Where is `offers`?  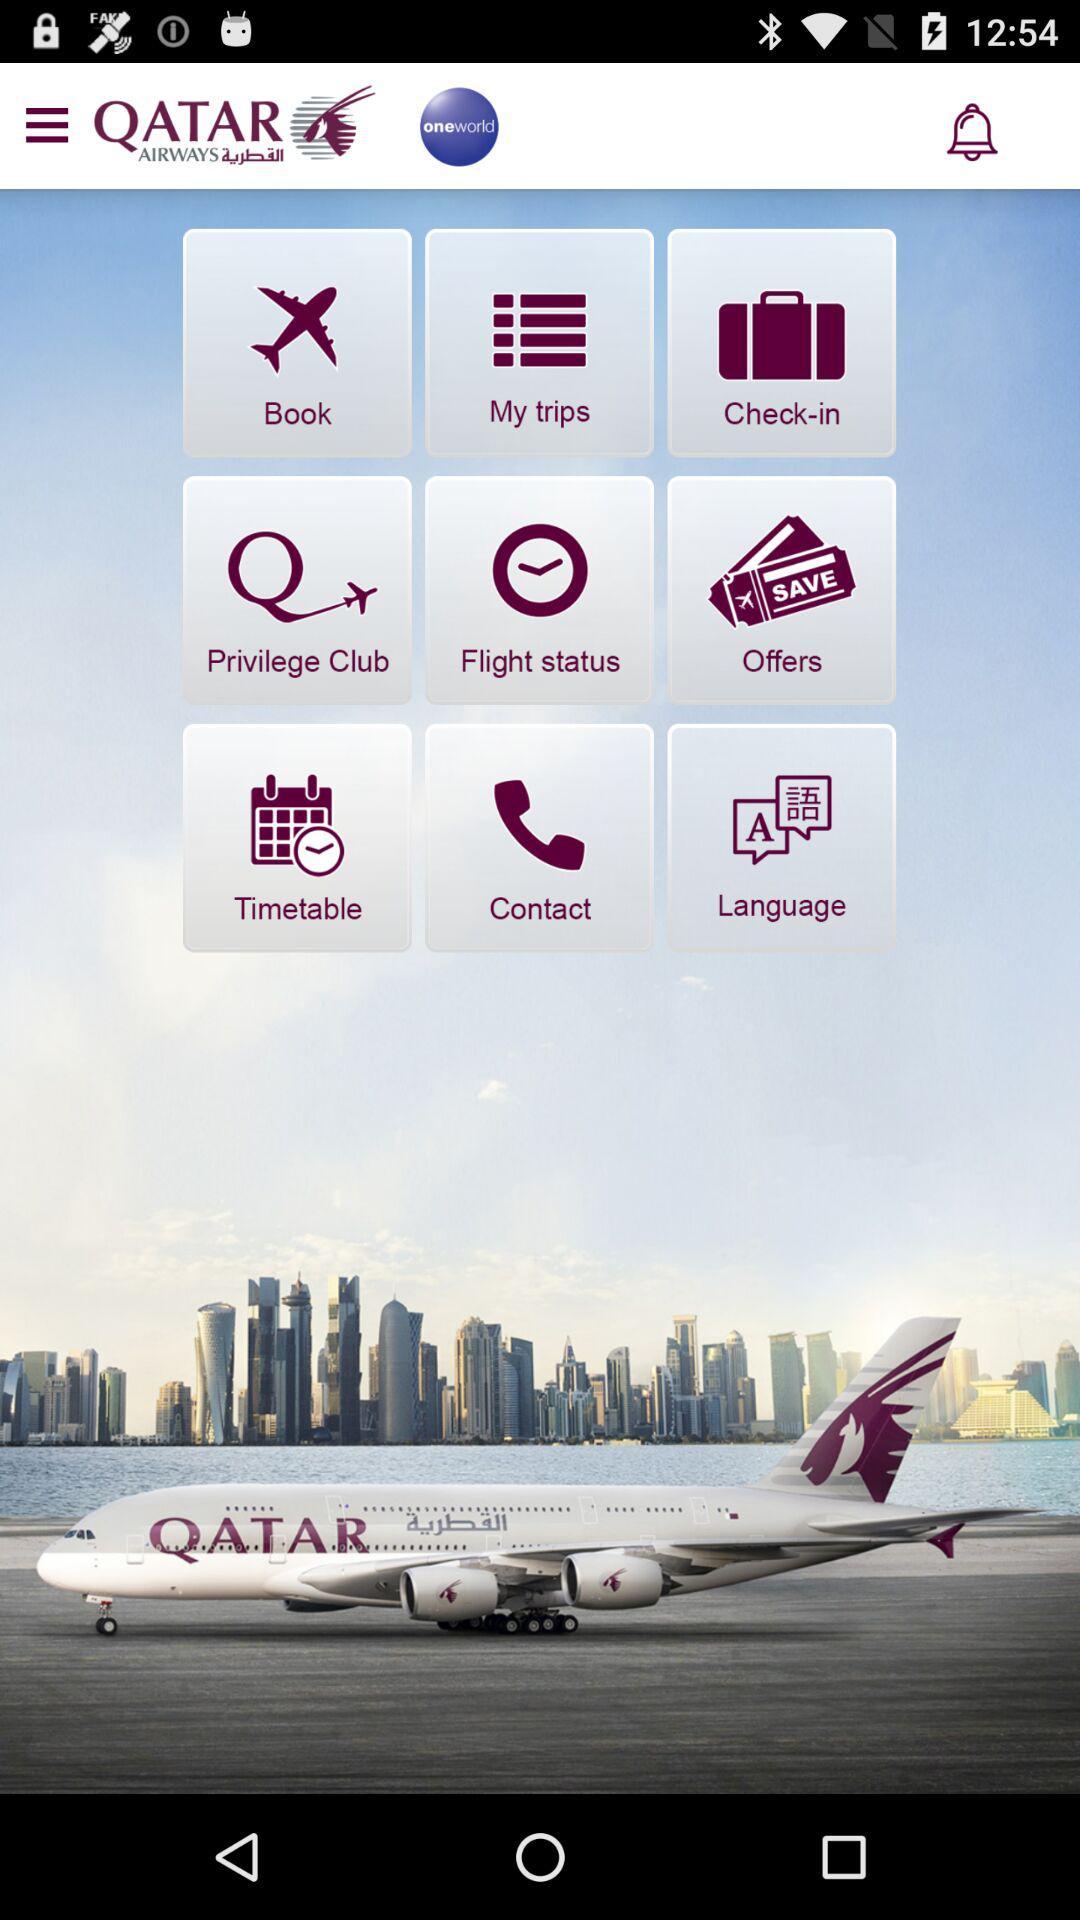
offers is located at coordinates (780, 589).